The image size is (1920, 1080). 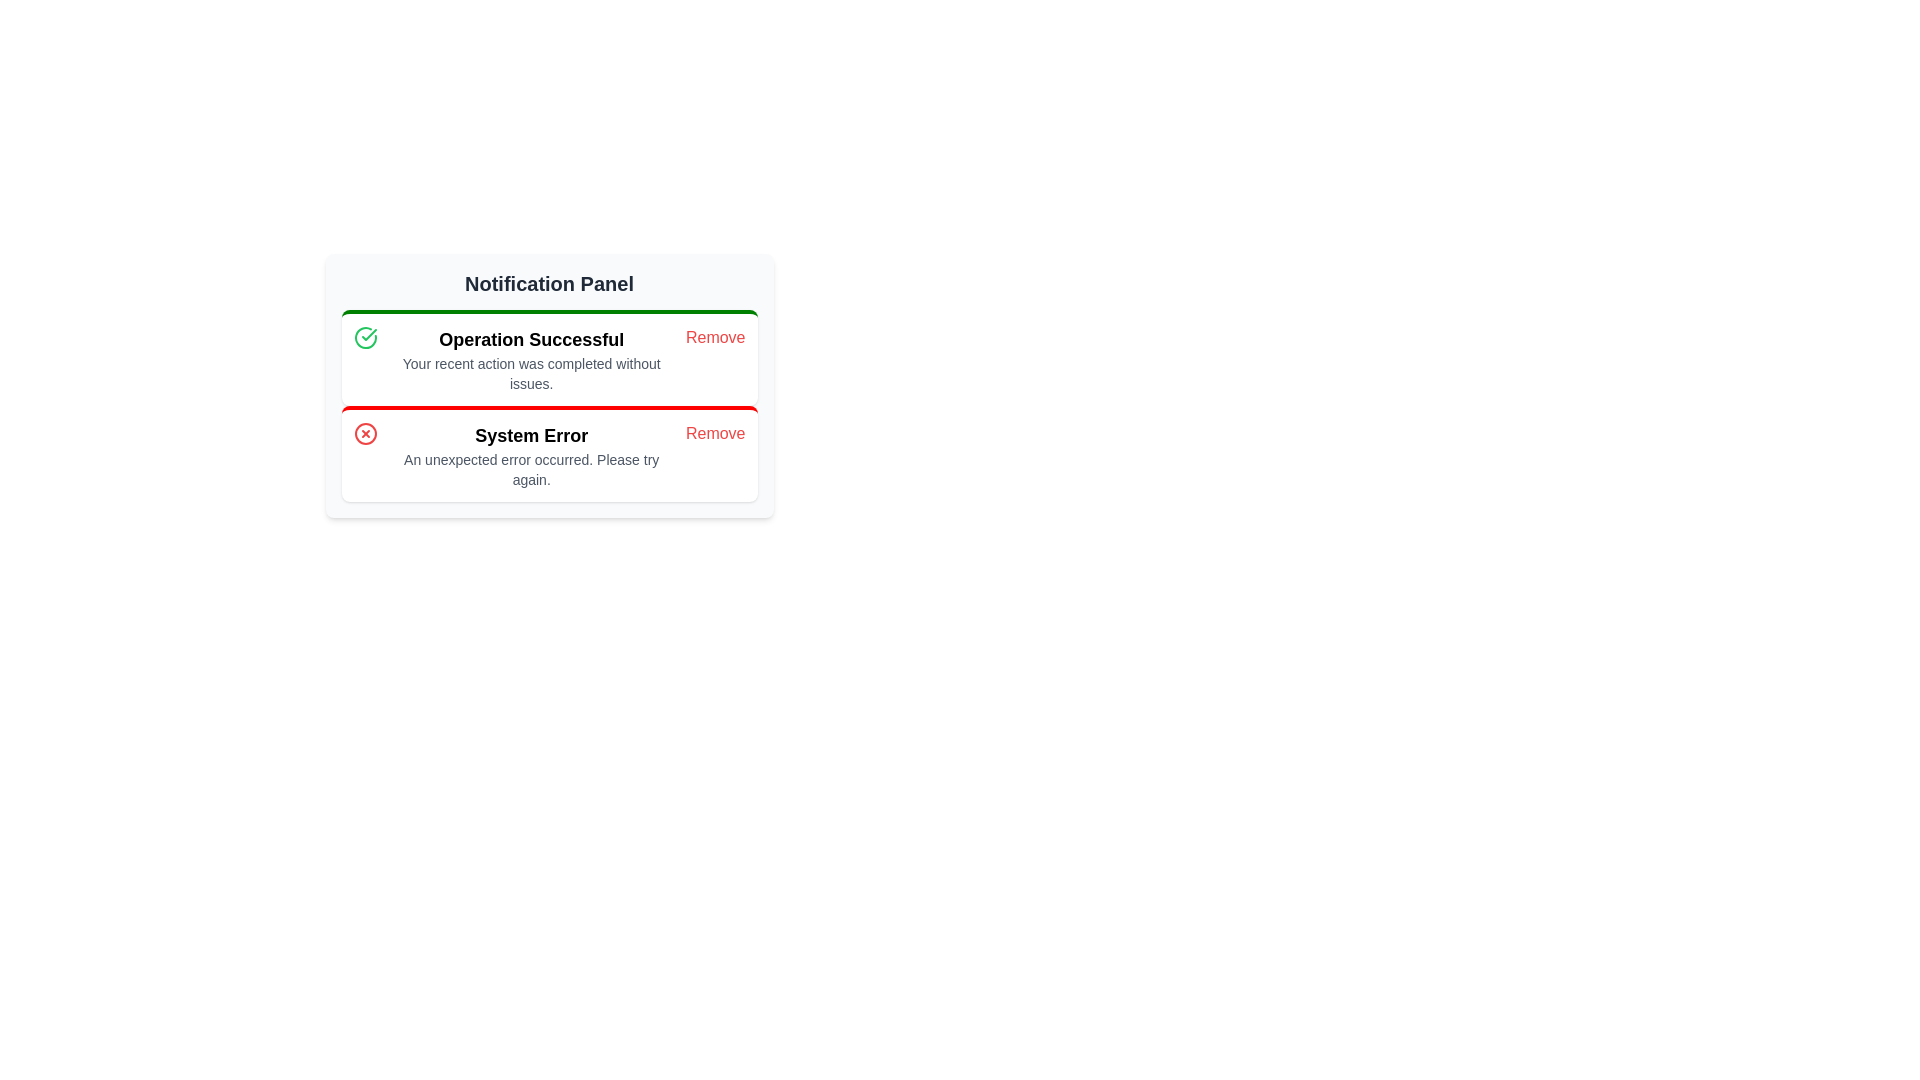 What do you see at coordinates (531, 358) in the screenshot?
I see `the text display element that shows 'Operation Successful' with the message 'Your recent action was completed without issues.'` at bounding box center [531, 358].